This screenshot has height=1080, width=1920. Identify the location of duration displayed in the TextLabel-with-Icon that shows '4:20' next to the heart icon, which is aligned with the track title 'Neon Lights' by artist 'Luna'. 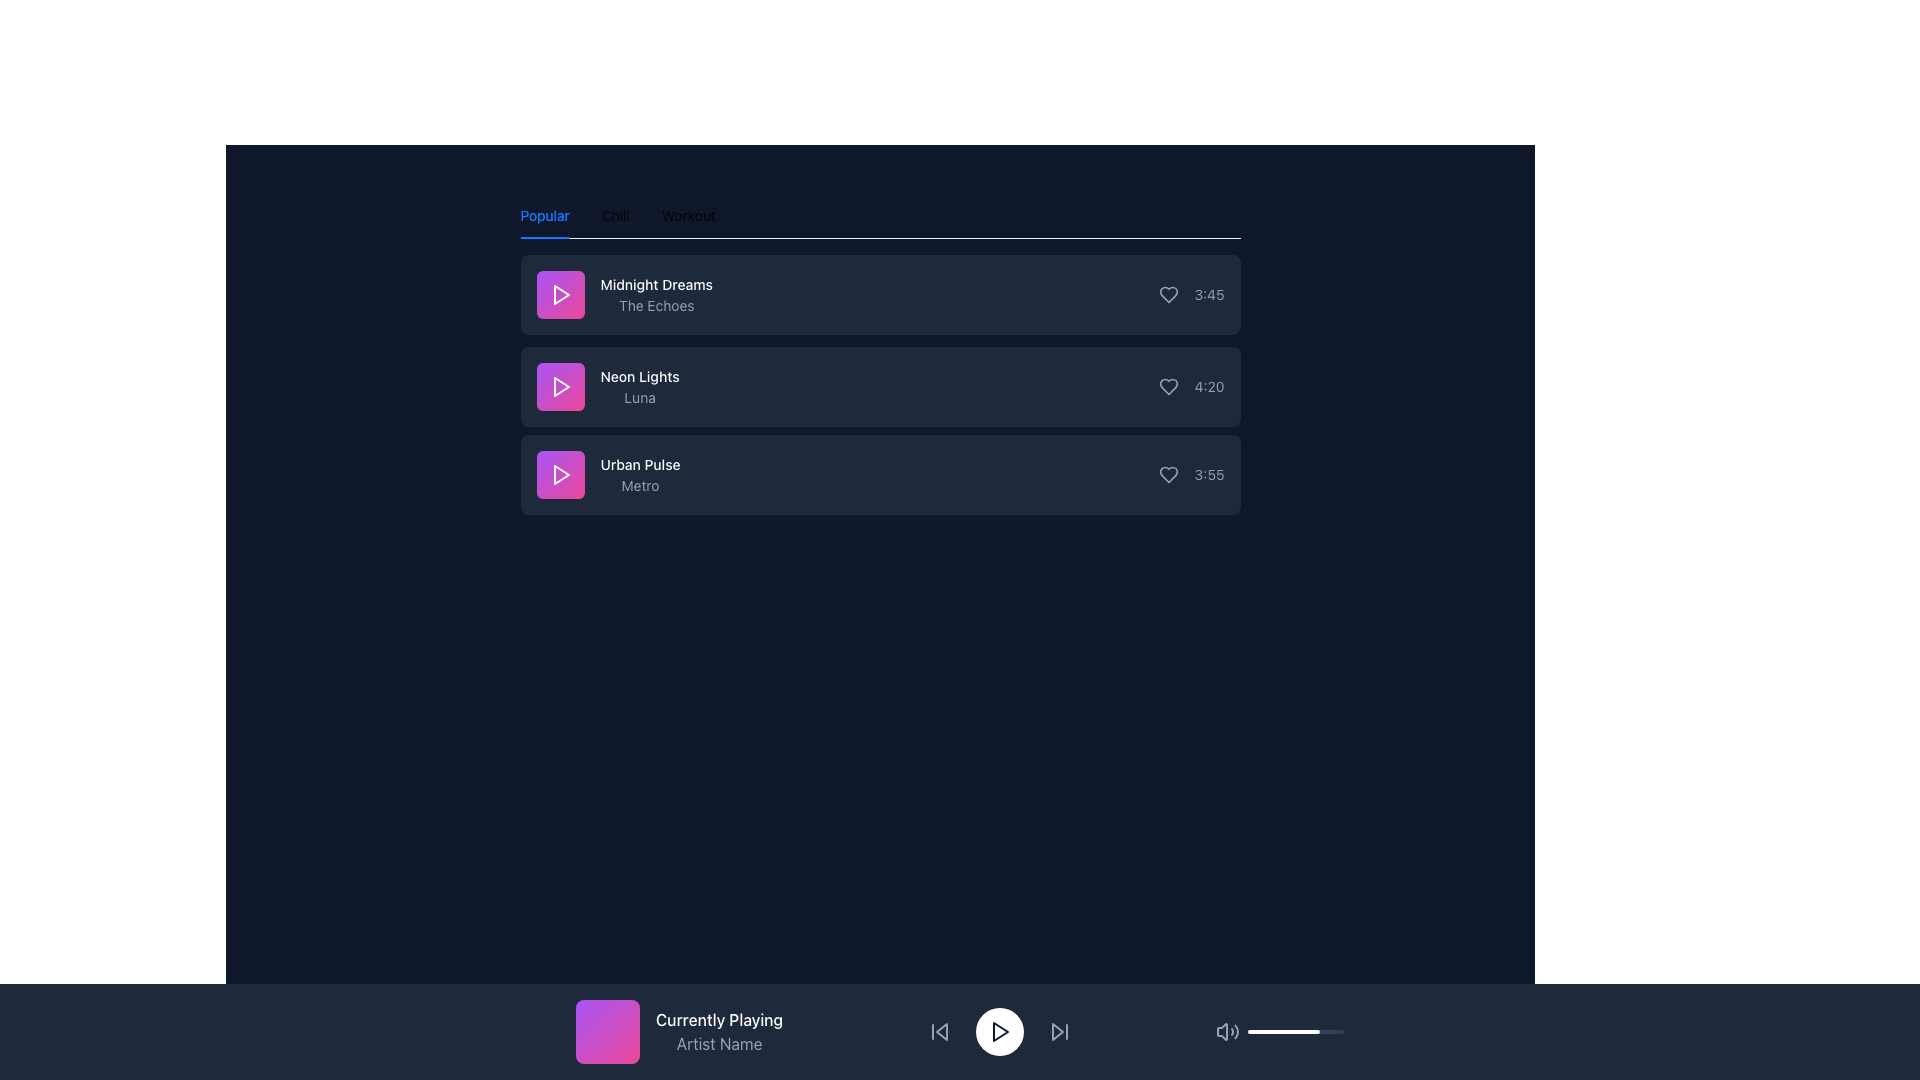
(1191, 386).